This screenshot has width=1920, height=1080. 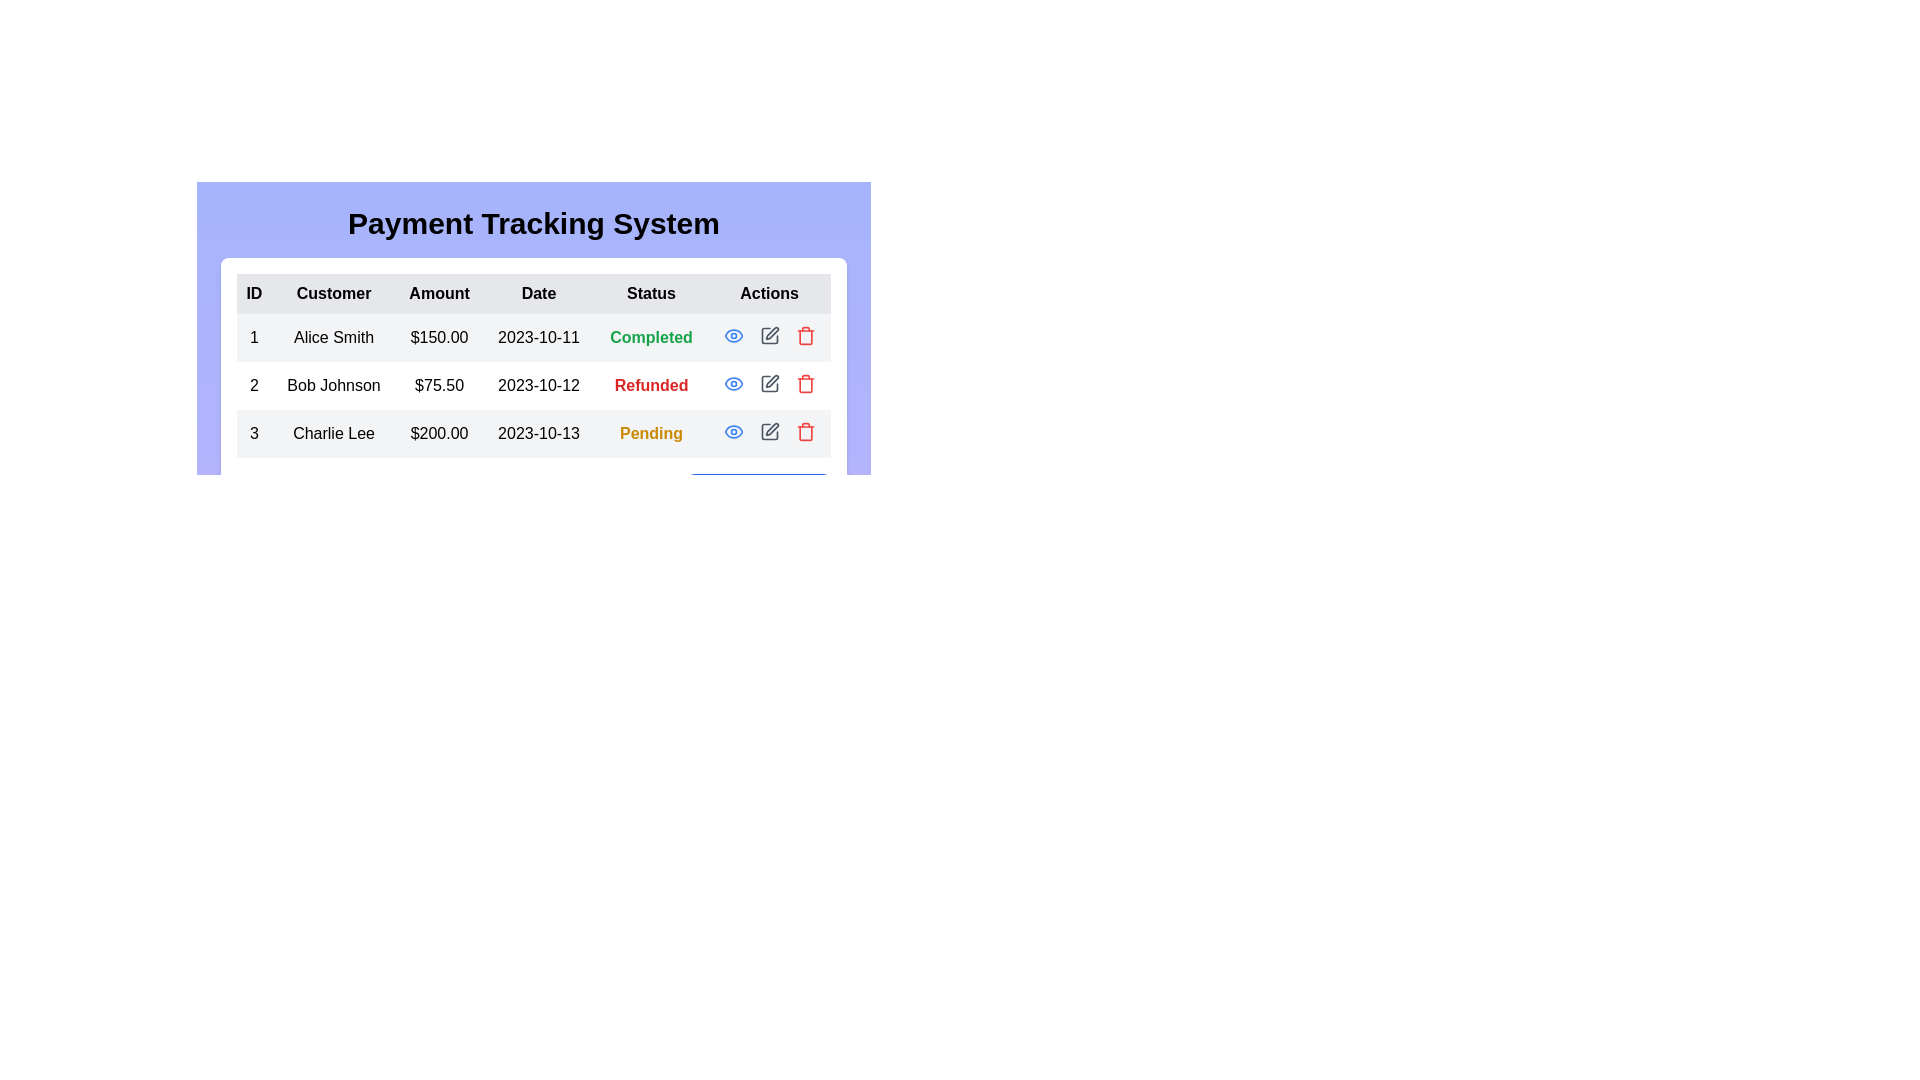 What do you see at coordinates (805, 385) in the screenshot?
I see `trash can icon, which is the third icon from the left in the actions column of the third row, located directly to the right of the pencil/edit icon` at bounding box center [805, 385].